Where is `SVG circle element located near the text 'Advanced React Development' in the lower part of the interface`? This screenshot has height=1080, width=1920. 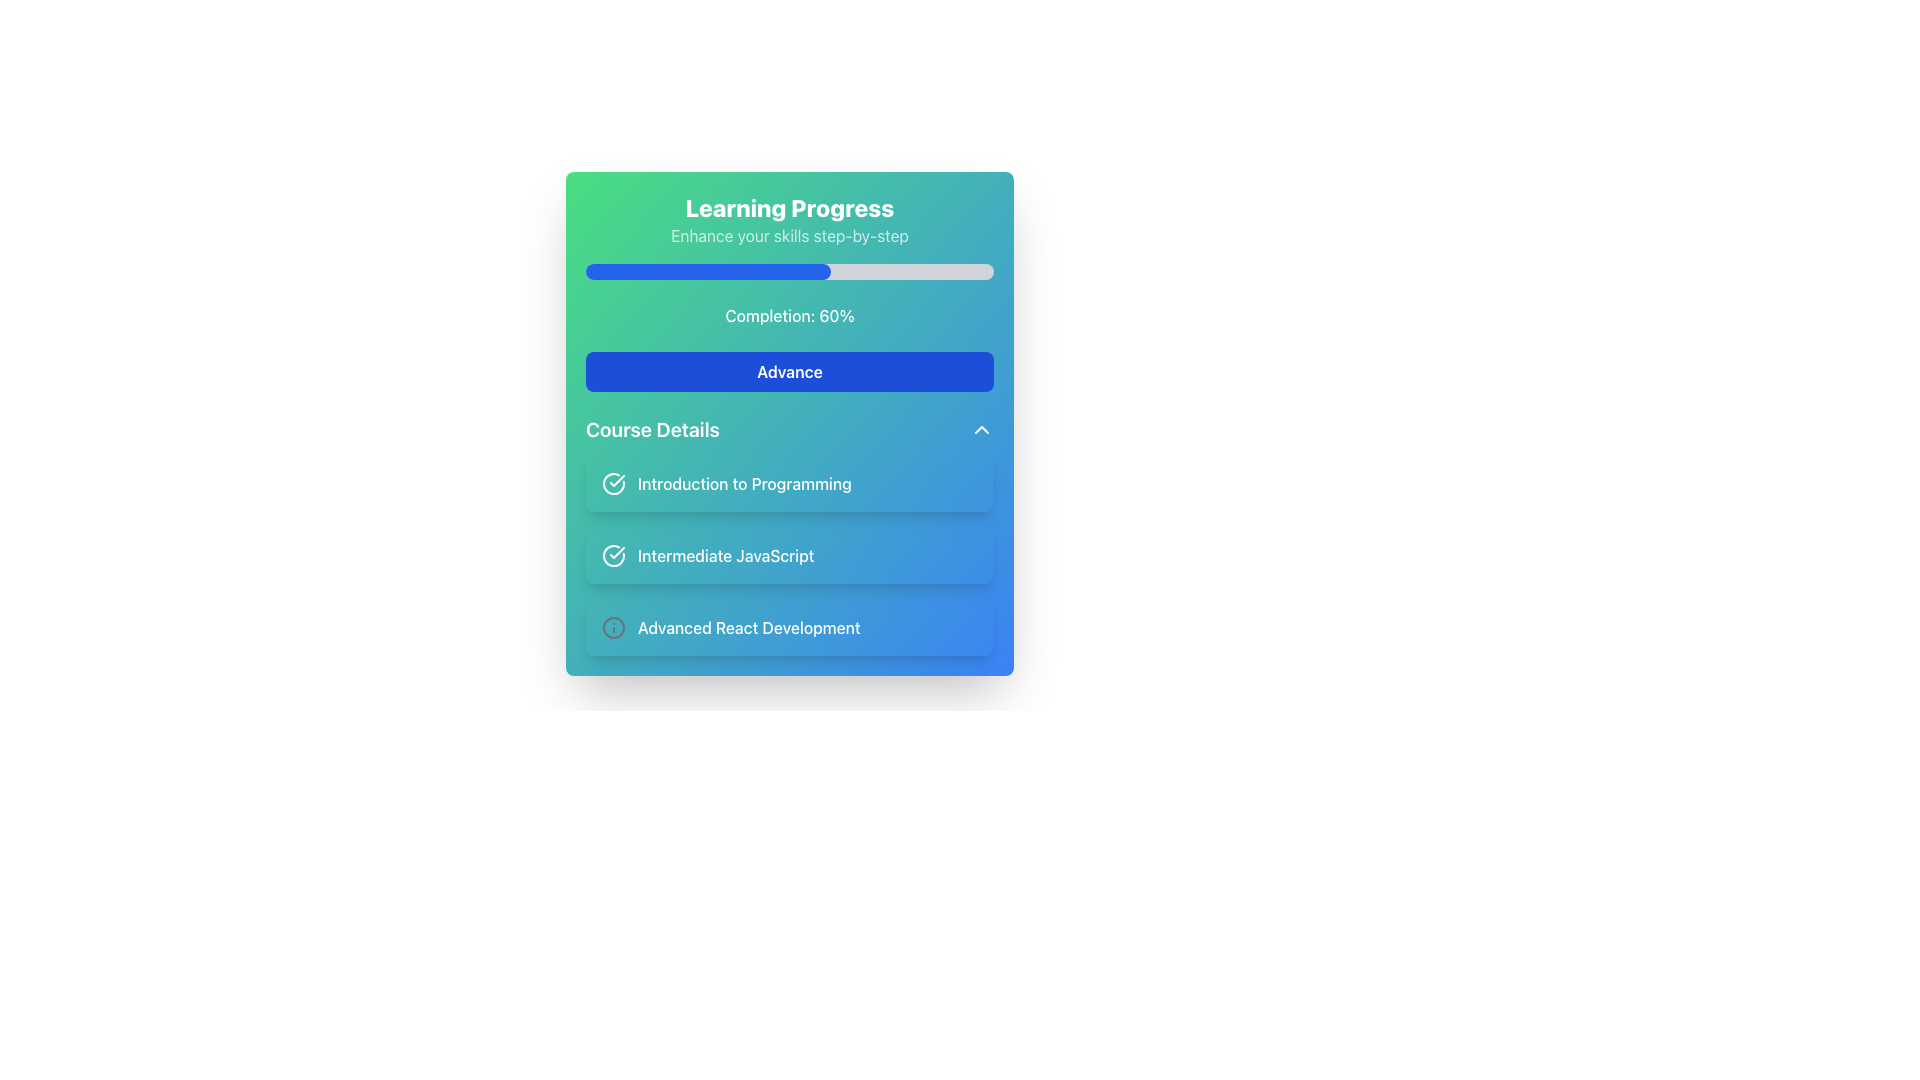 SVG circle element located near the text 'Advanced React Development' in the lower part of the interface is located at coordinates (613, 627).